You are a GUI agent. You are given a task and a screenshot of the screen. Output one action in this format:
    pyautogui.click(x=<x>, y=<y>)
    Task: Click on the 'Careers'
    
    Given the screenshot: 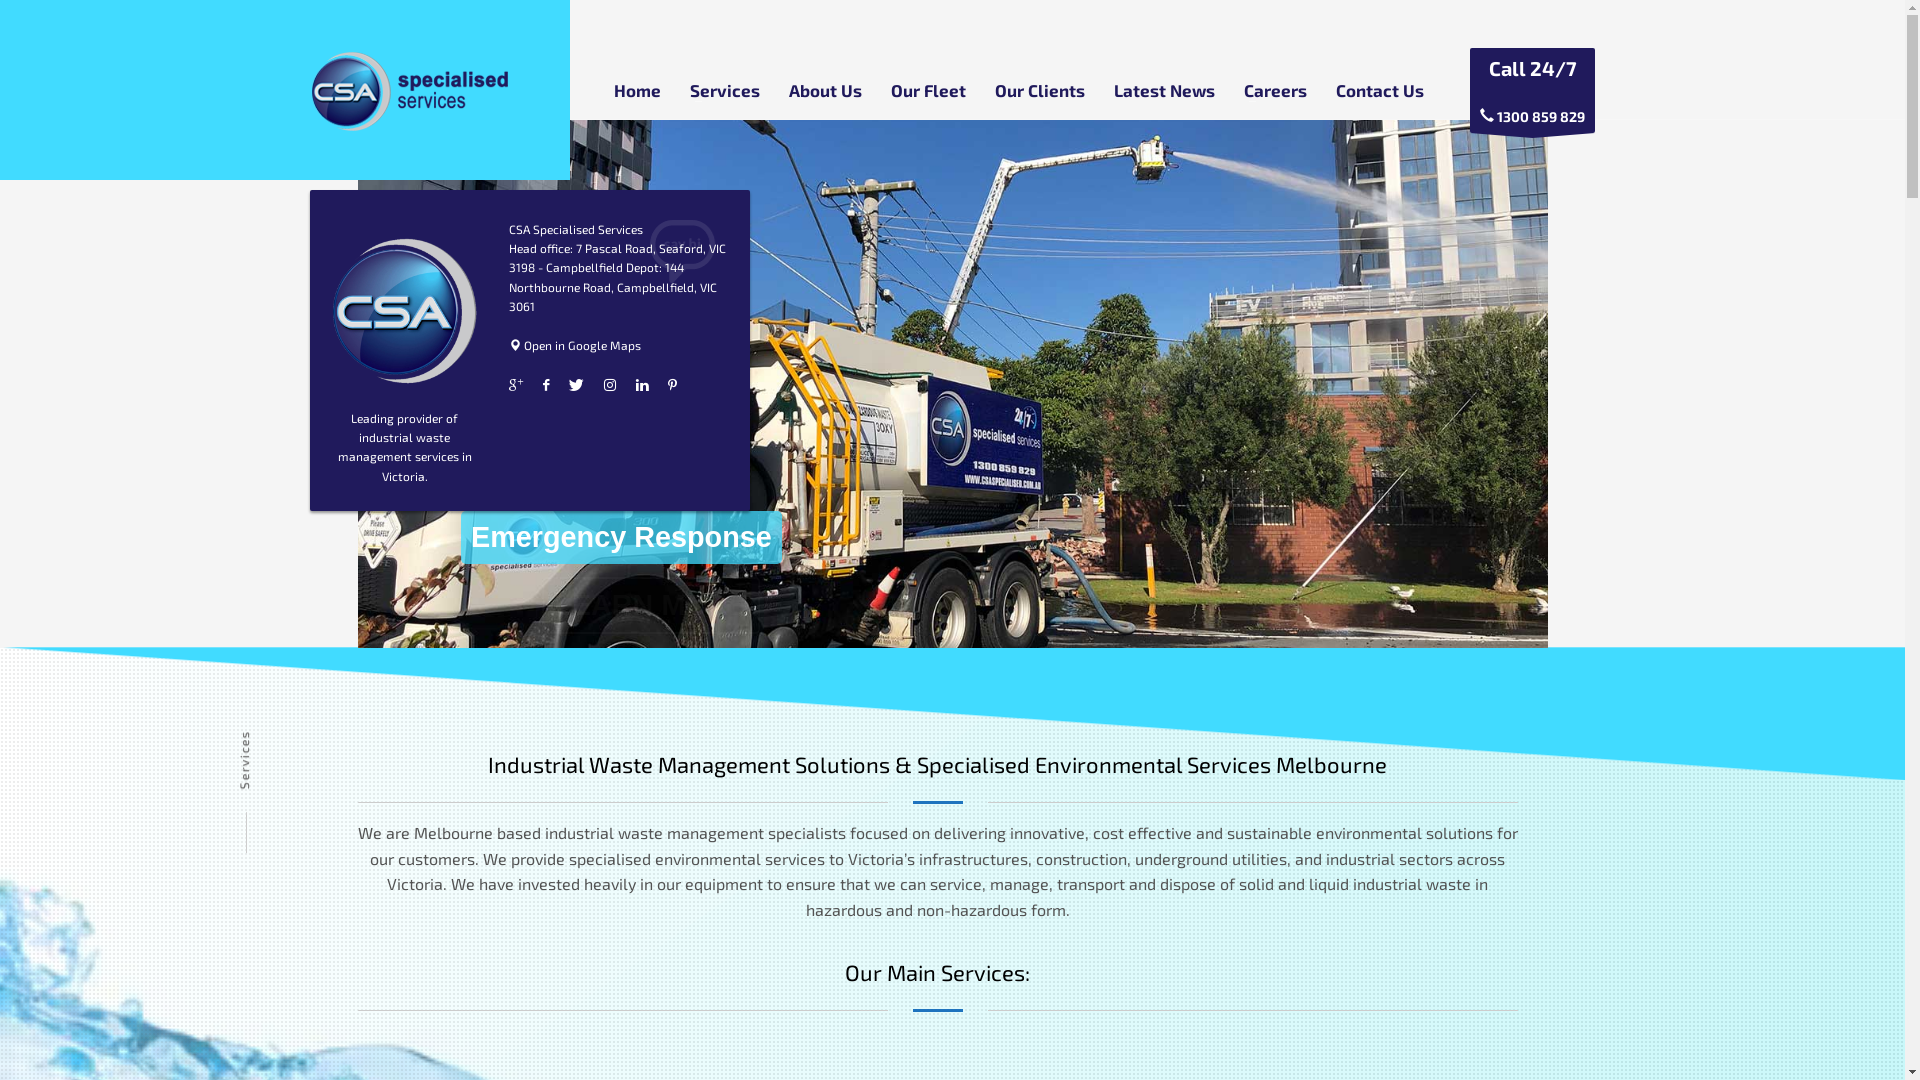 What is the action you would take?
    pyautogui.click(x=1274, y=88)
    